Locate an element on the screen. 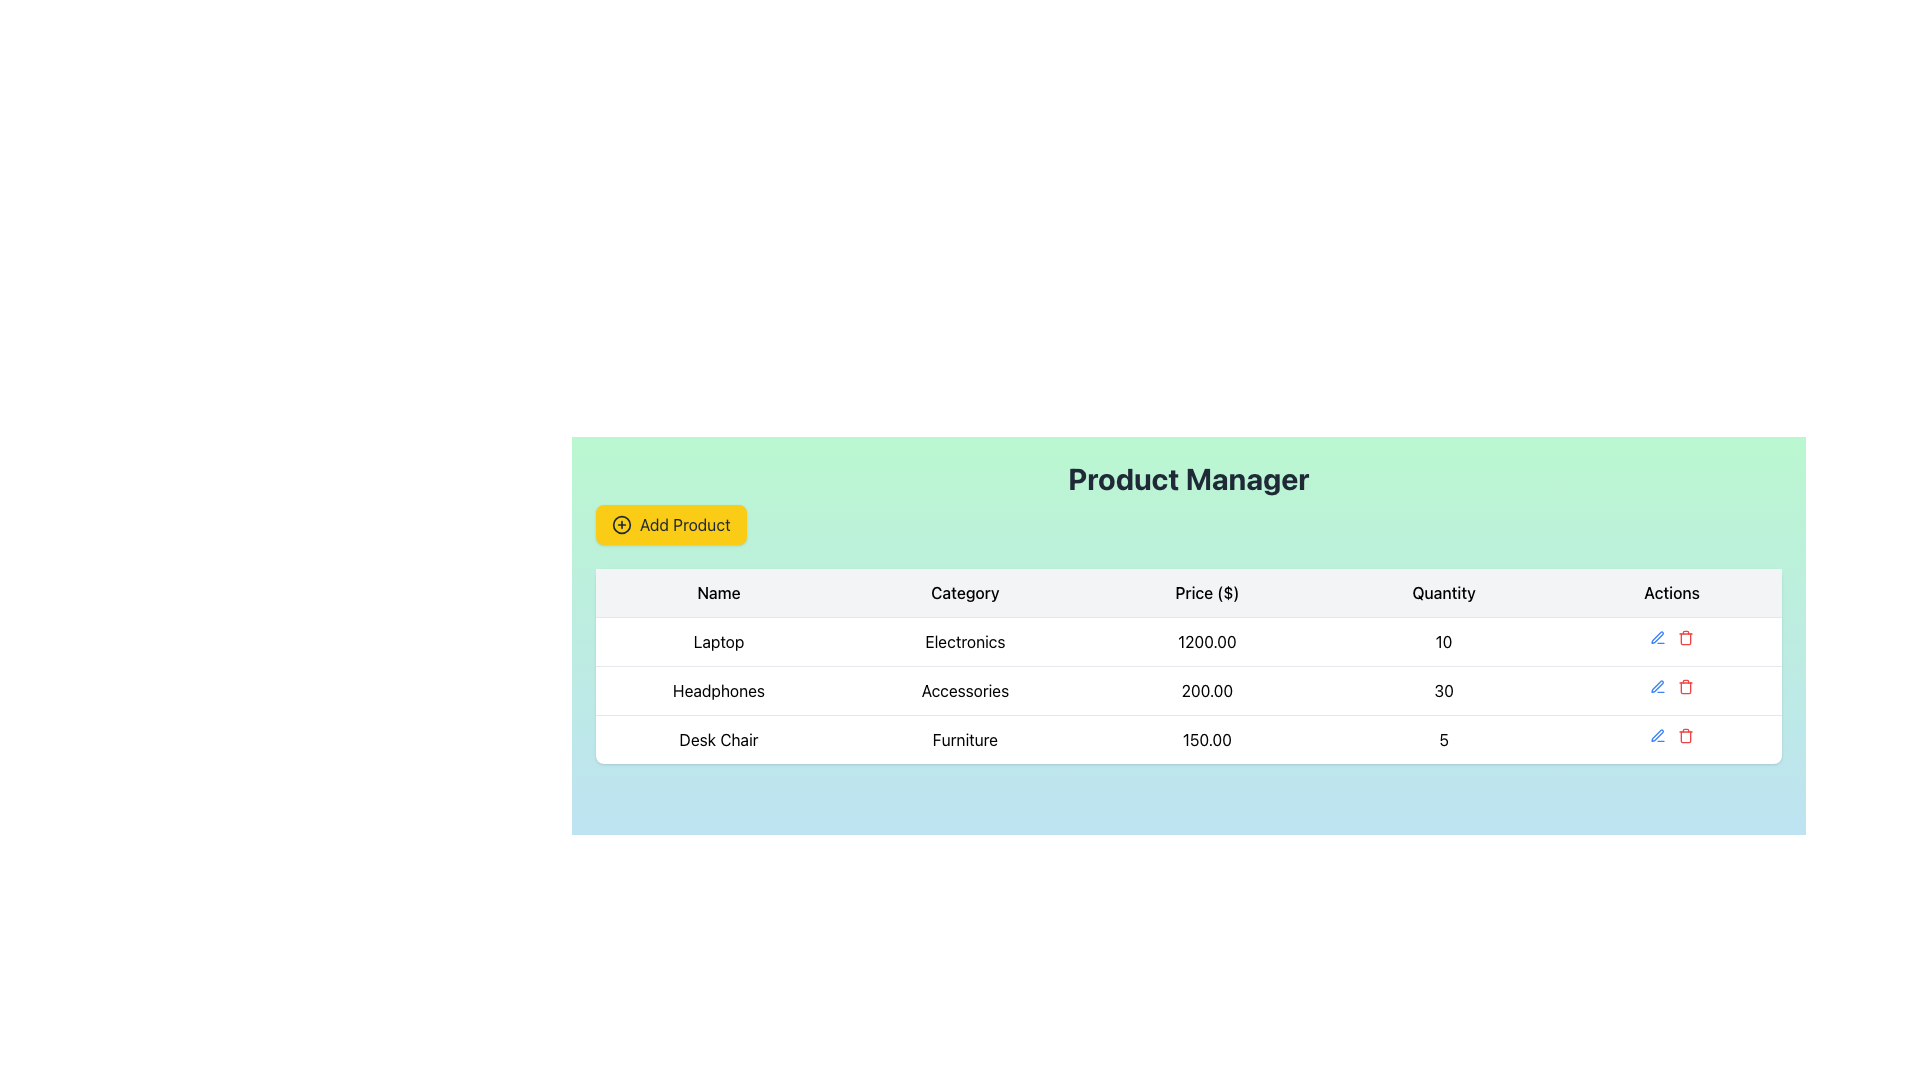 The width and height of the screenshot is (1920, 1080). the 'Add Product' button, which is a vibrant yellow button with rounded edges and a bold dark gray label, to receive additional visual feedback is located at coordinates (671, 523).